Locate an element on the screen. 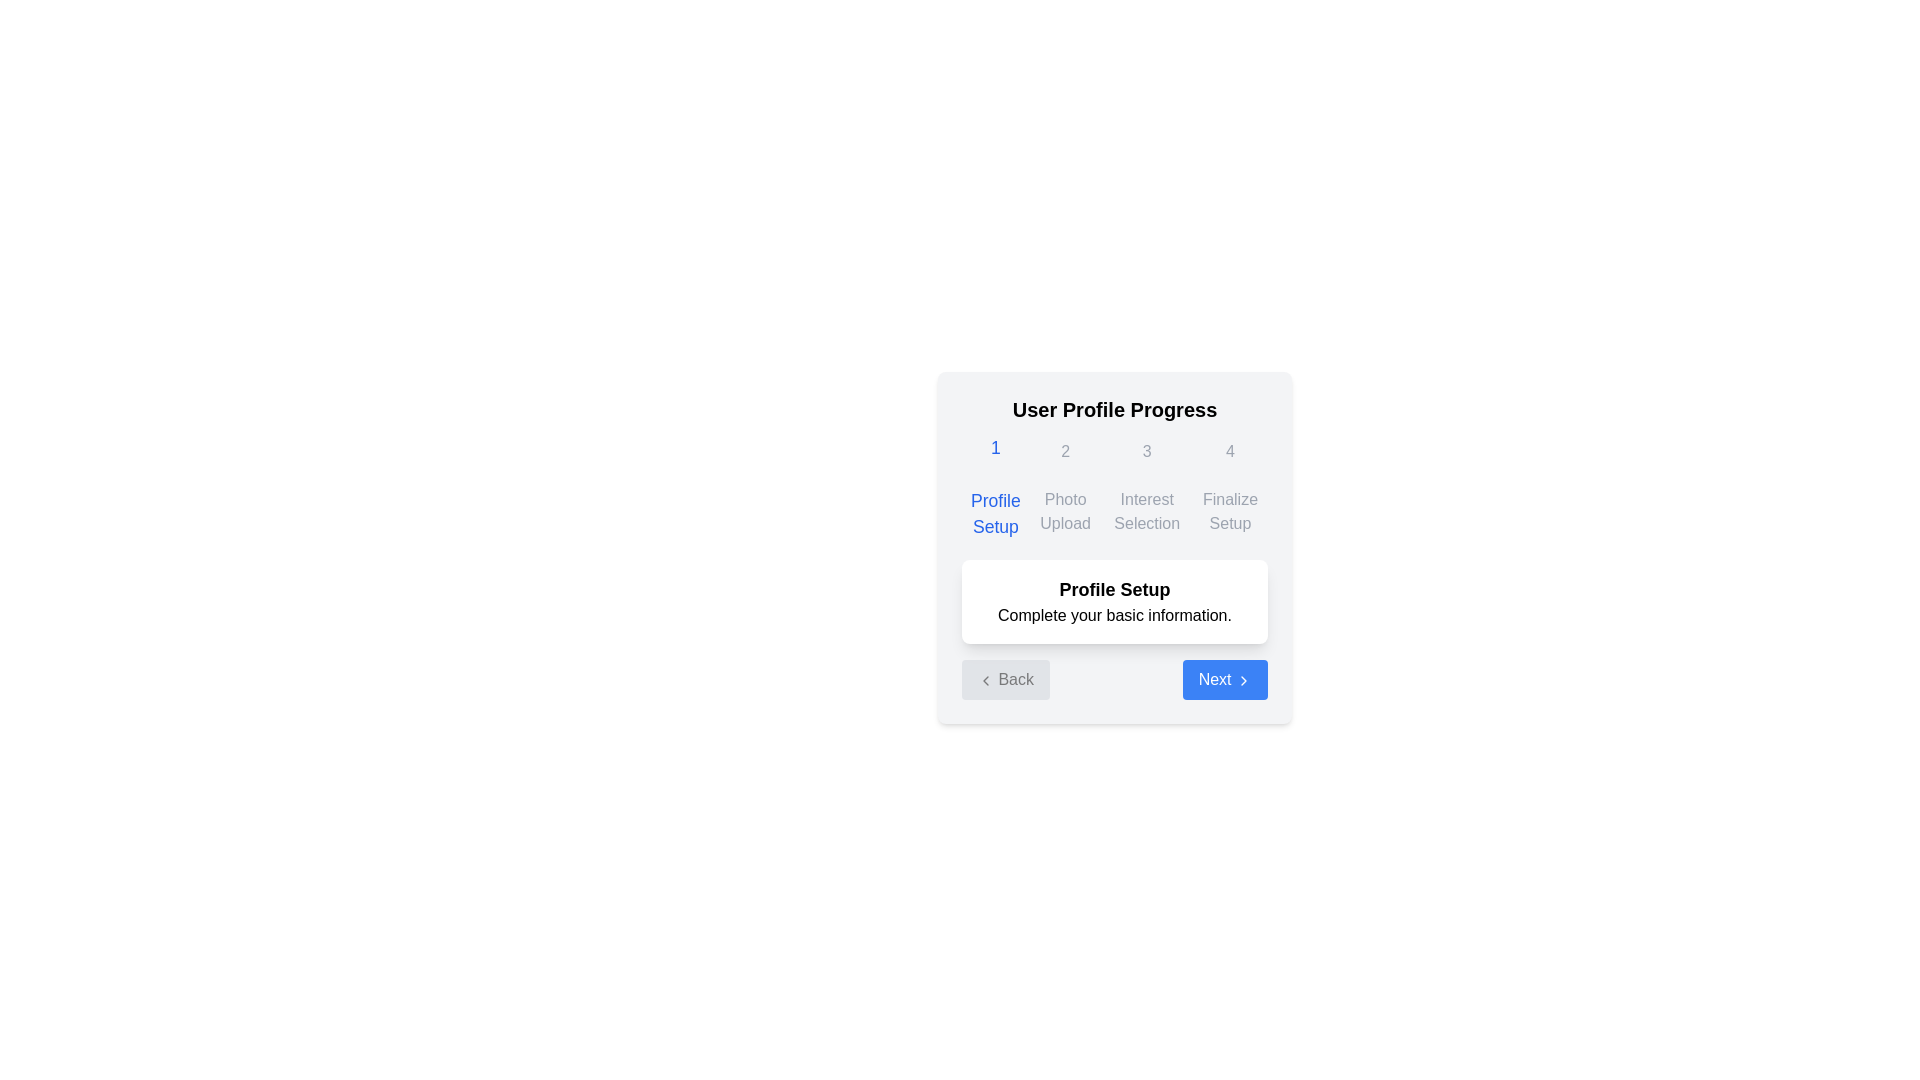 Image resolution: width=1920 pixels, height=1080 pixels. the static text label element that reads 'Interest Selection', which is styled with light gray typography and is located beneath the number '3' in the third column of the progress indicator is located at coordinates (1147, 511).